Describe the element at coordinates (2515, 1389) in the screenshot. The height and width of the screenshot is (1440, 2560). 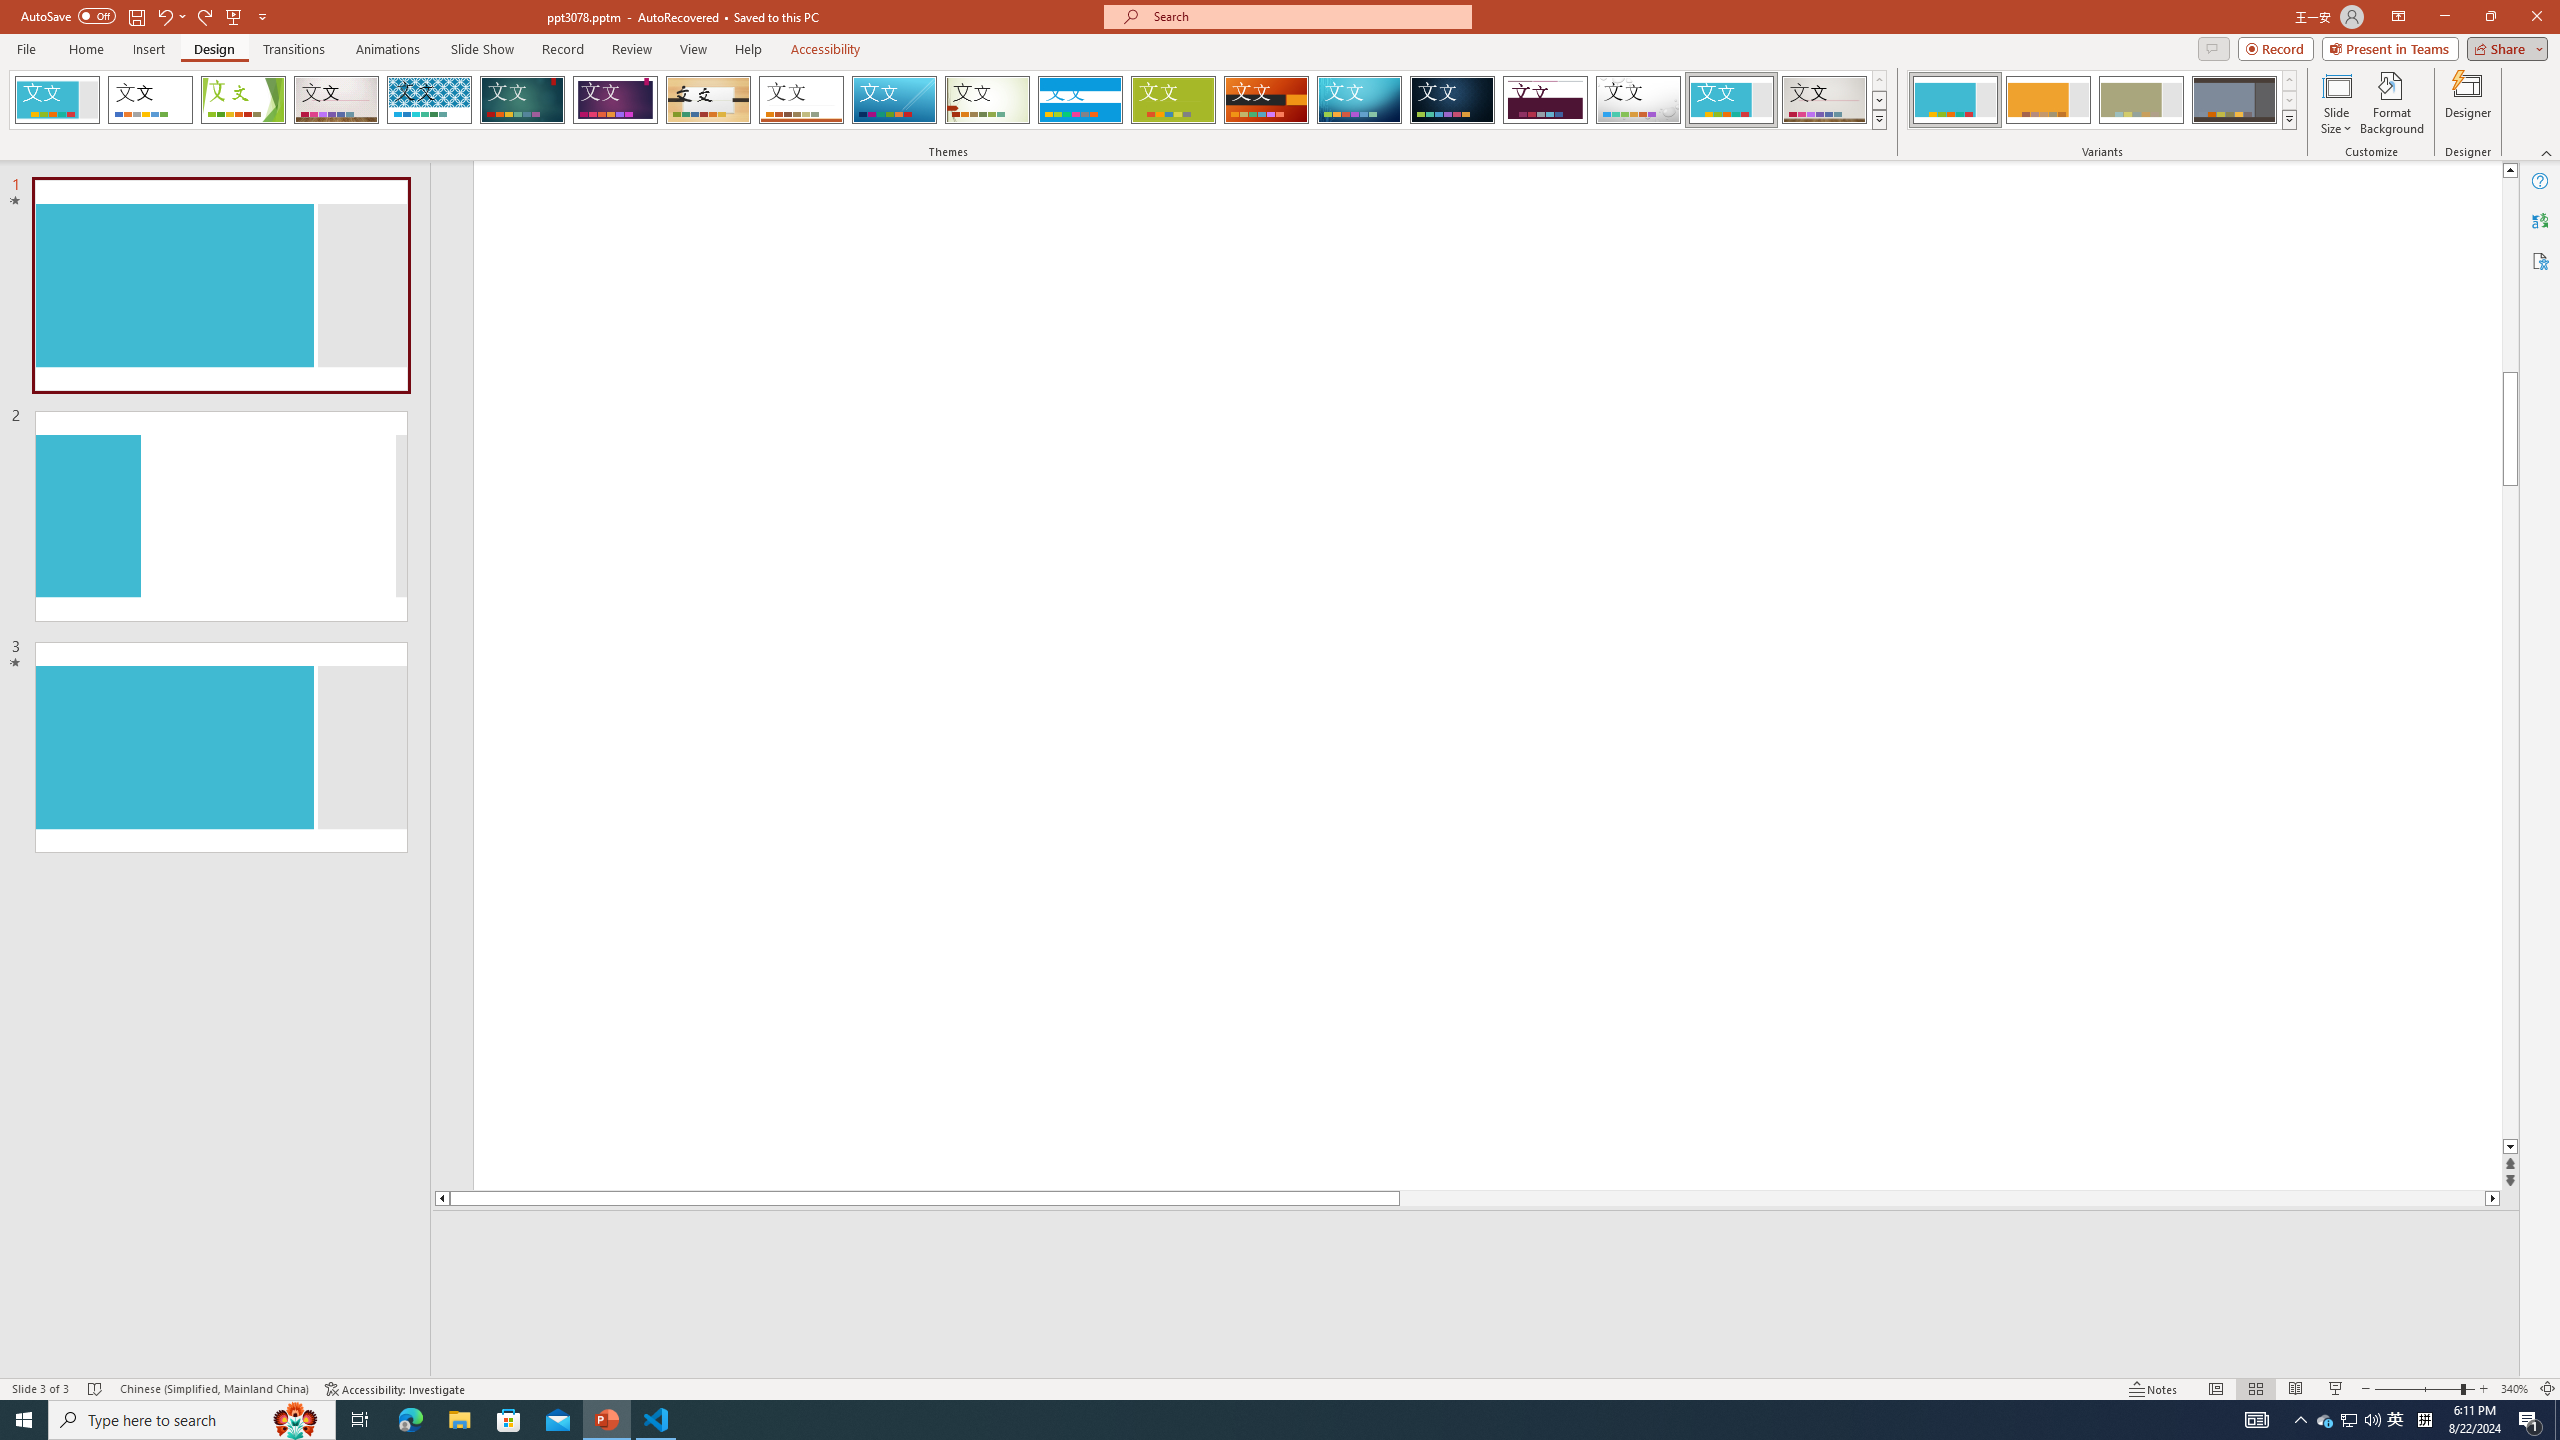
I see `'Zoom 340%'` at that location.